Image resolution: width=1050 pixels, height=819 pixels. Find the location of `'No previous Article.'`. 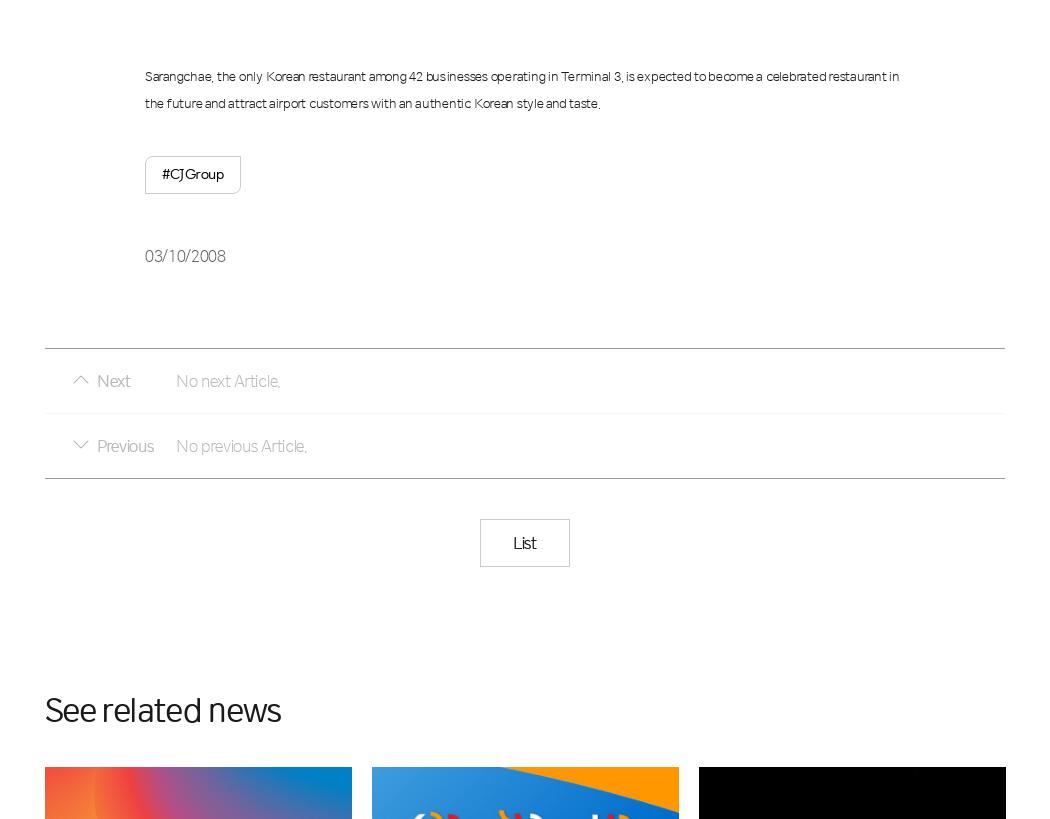

'No previous Article.' is located at coordinates (241, 444).